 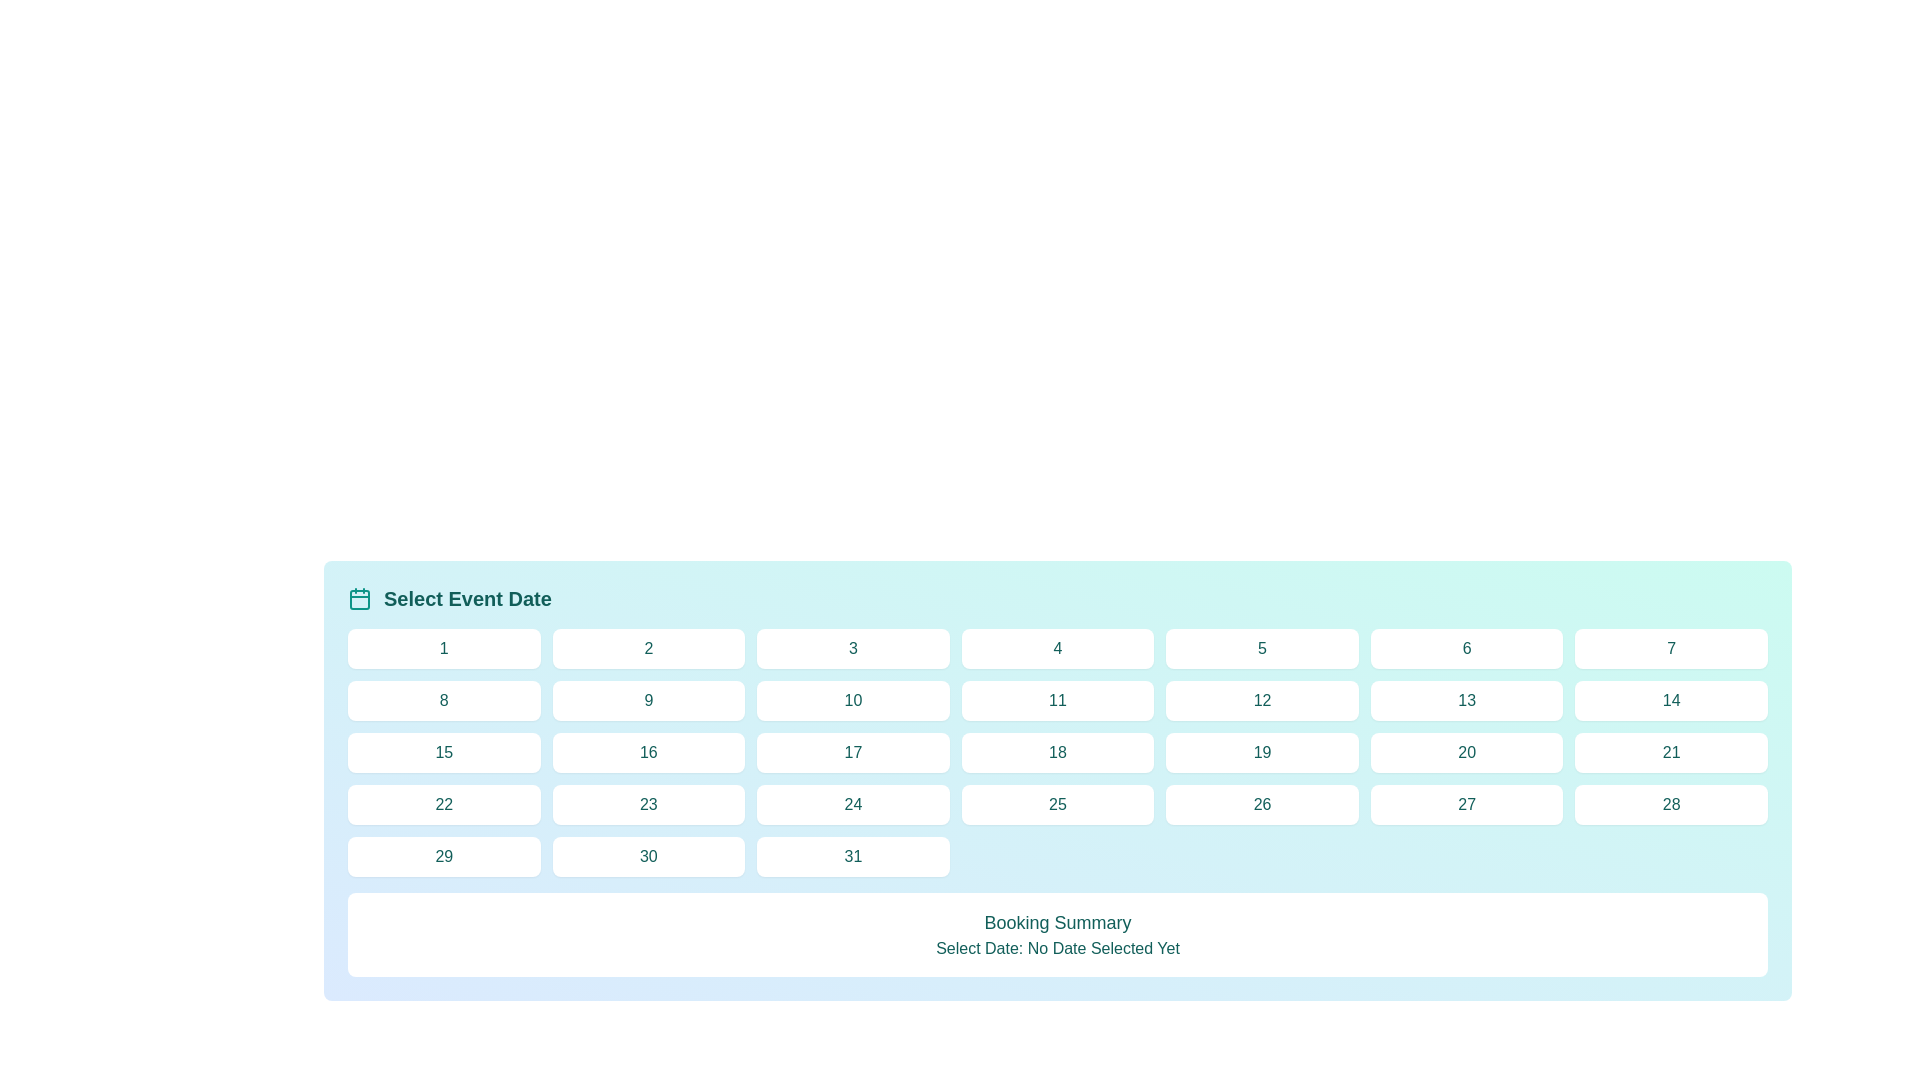 I want to click on the rounded rectangular button containing the number '5' with a white background and teal-colored text, so click(x=1261, y=648).